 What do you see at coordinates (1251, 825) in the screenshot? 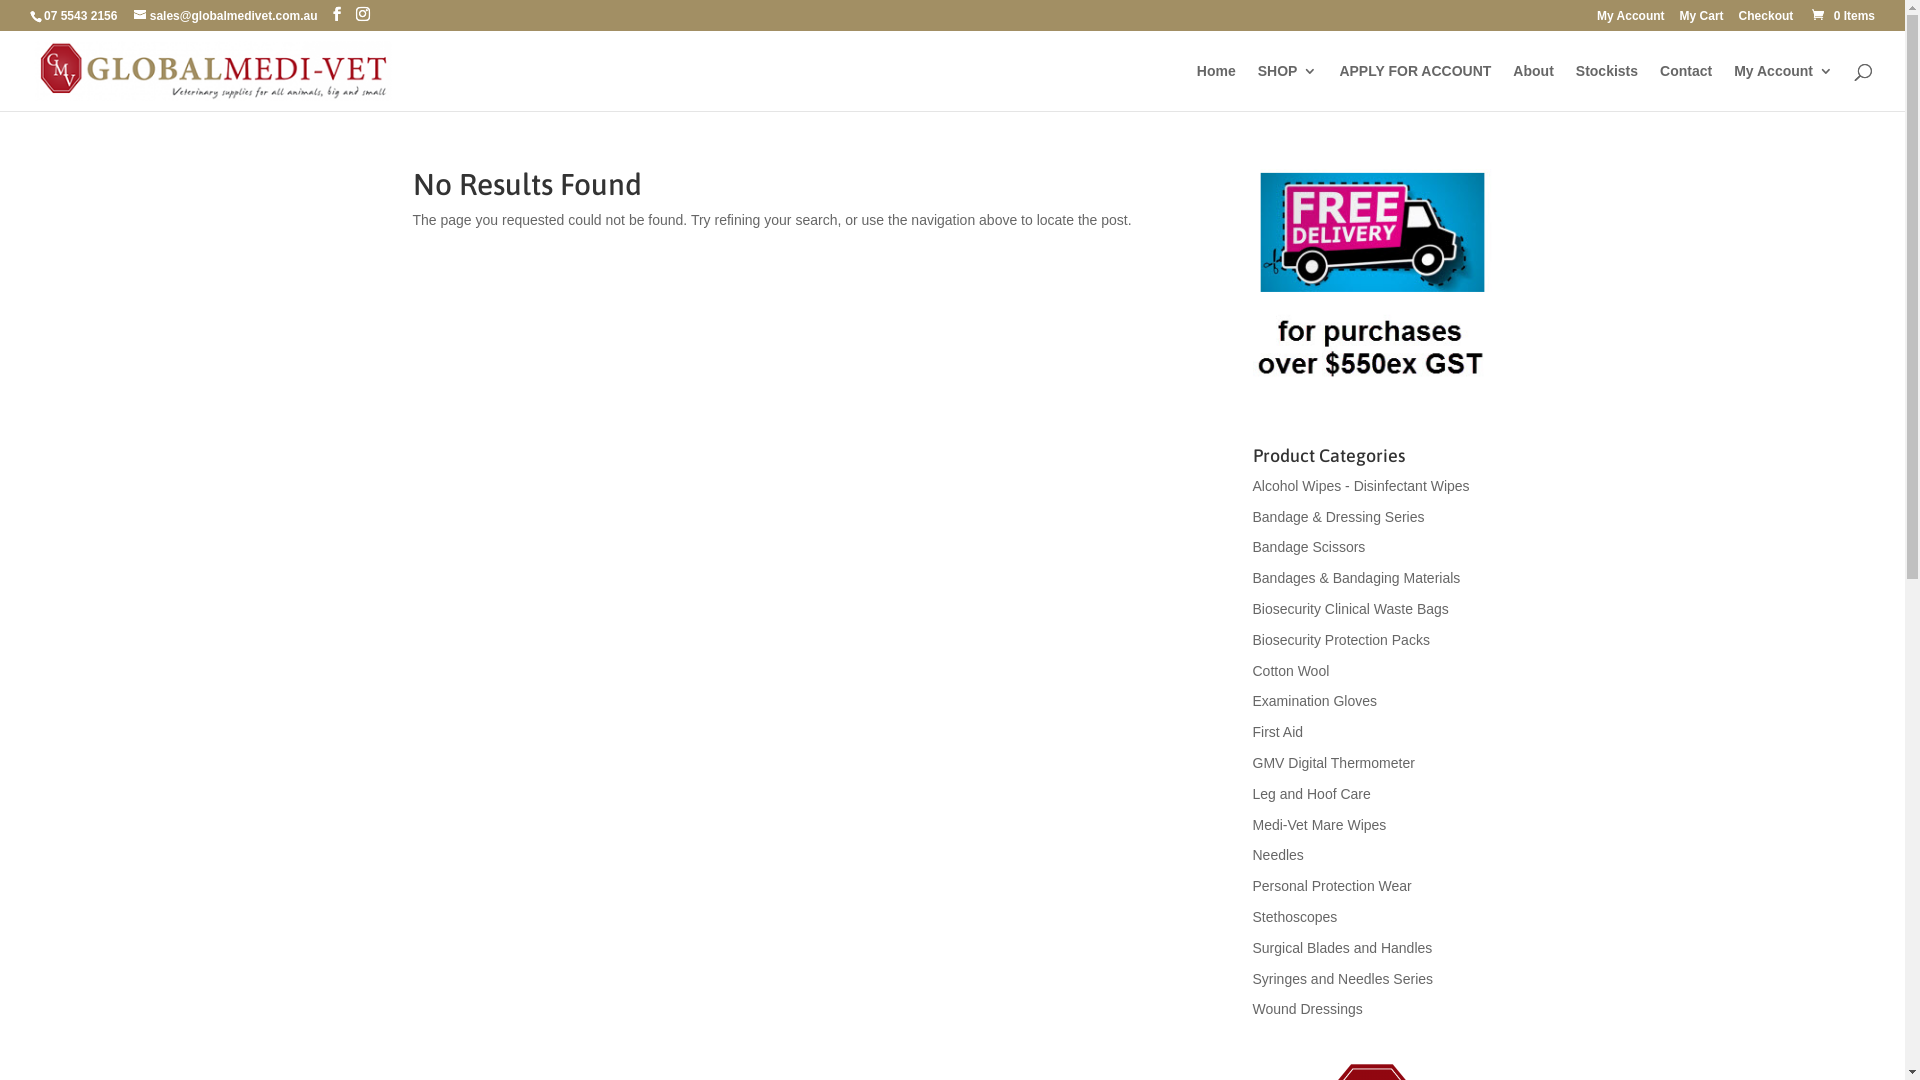
I see `'Medi-Vet Mare Wipes'` at bounding box center [1251, 825].